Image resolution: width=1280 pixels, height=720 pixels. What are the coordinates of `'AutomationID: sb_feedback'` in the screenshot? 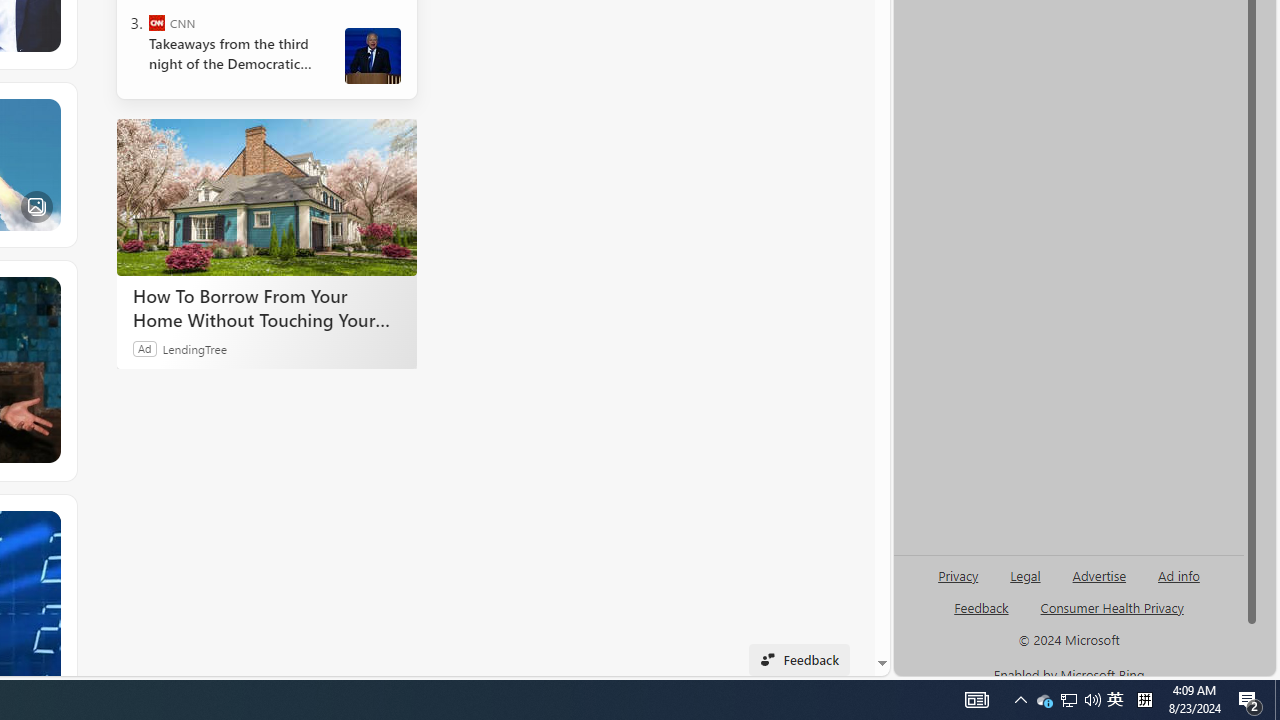 It's located at (981, 606).